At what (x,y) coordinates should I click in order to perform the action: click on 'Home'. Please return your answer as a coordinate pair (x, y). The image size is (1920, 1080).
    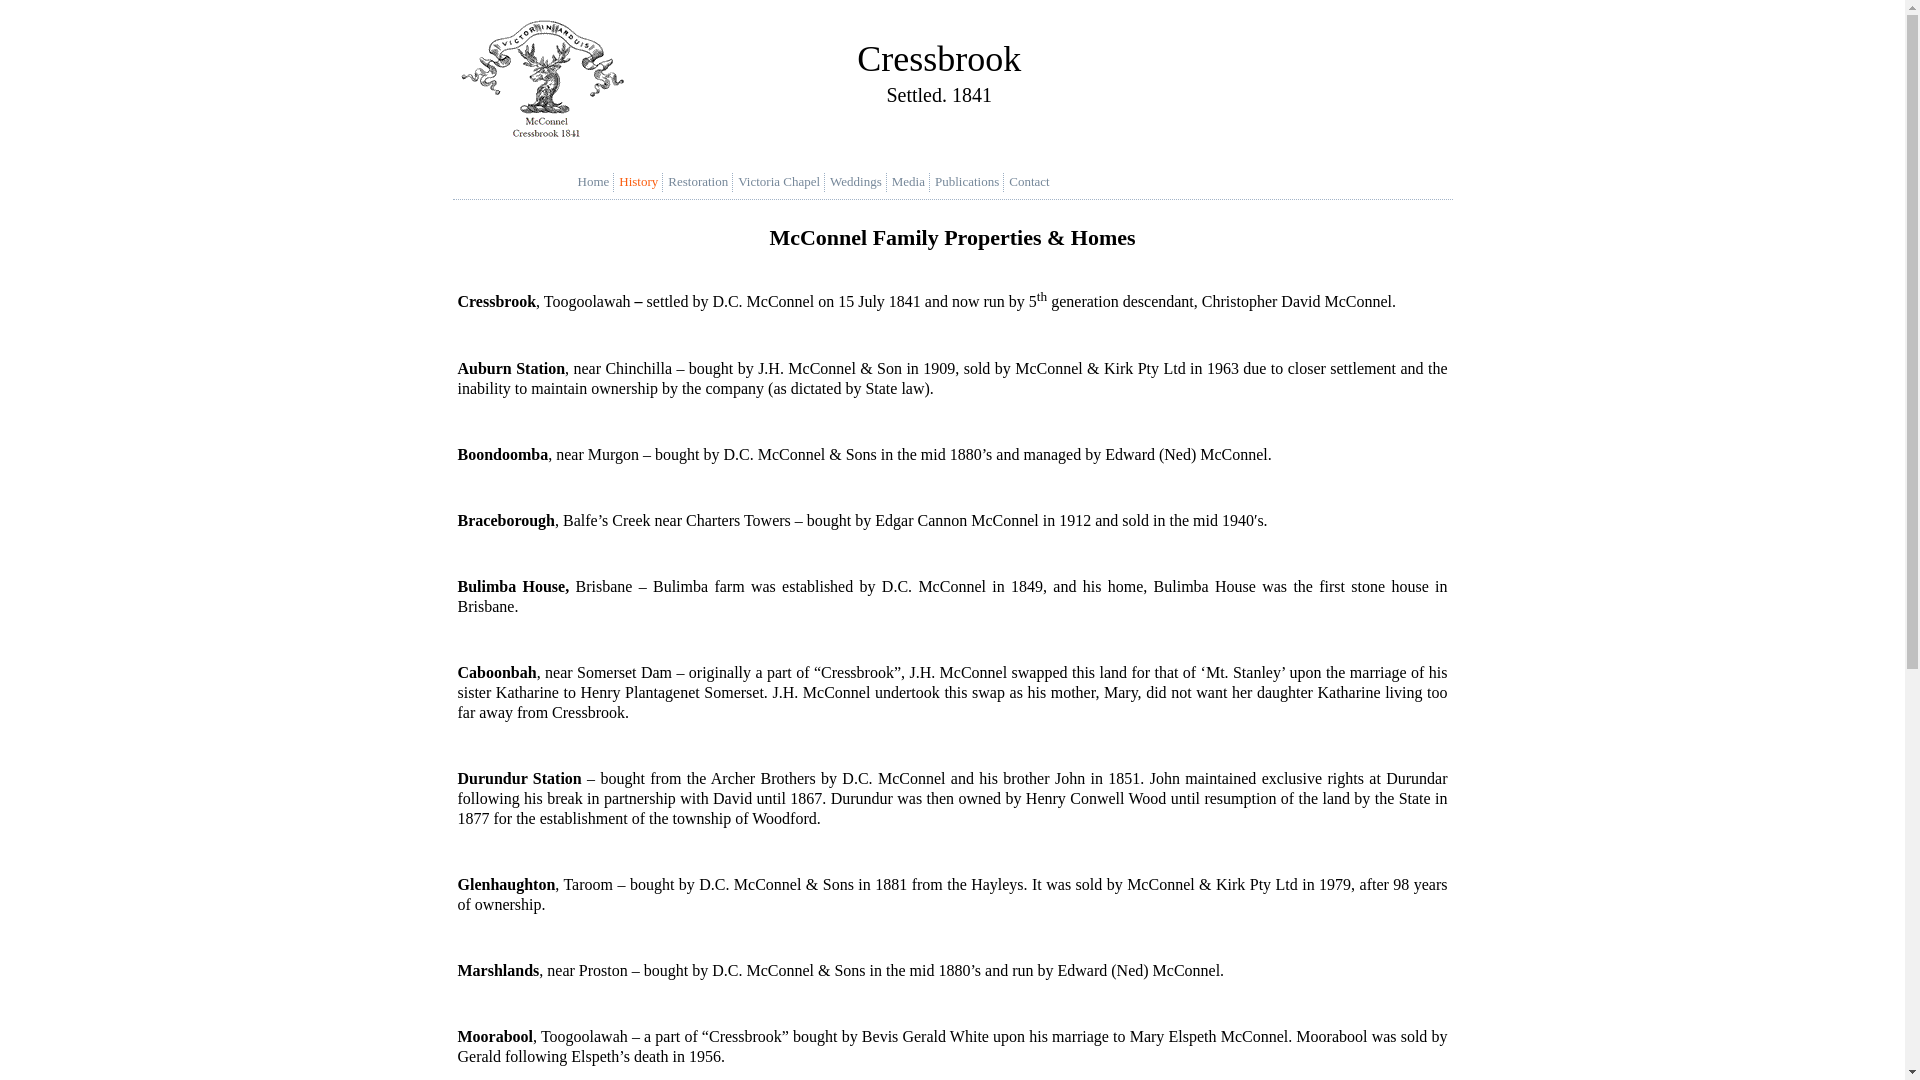
    Looking at the image, I should click on (598, 181).